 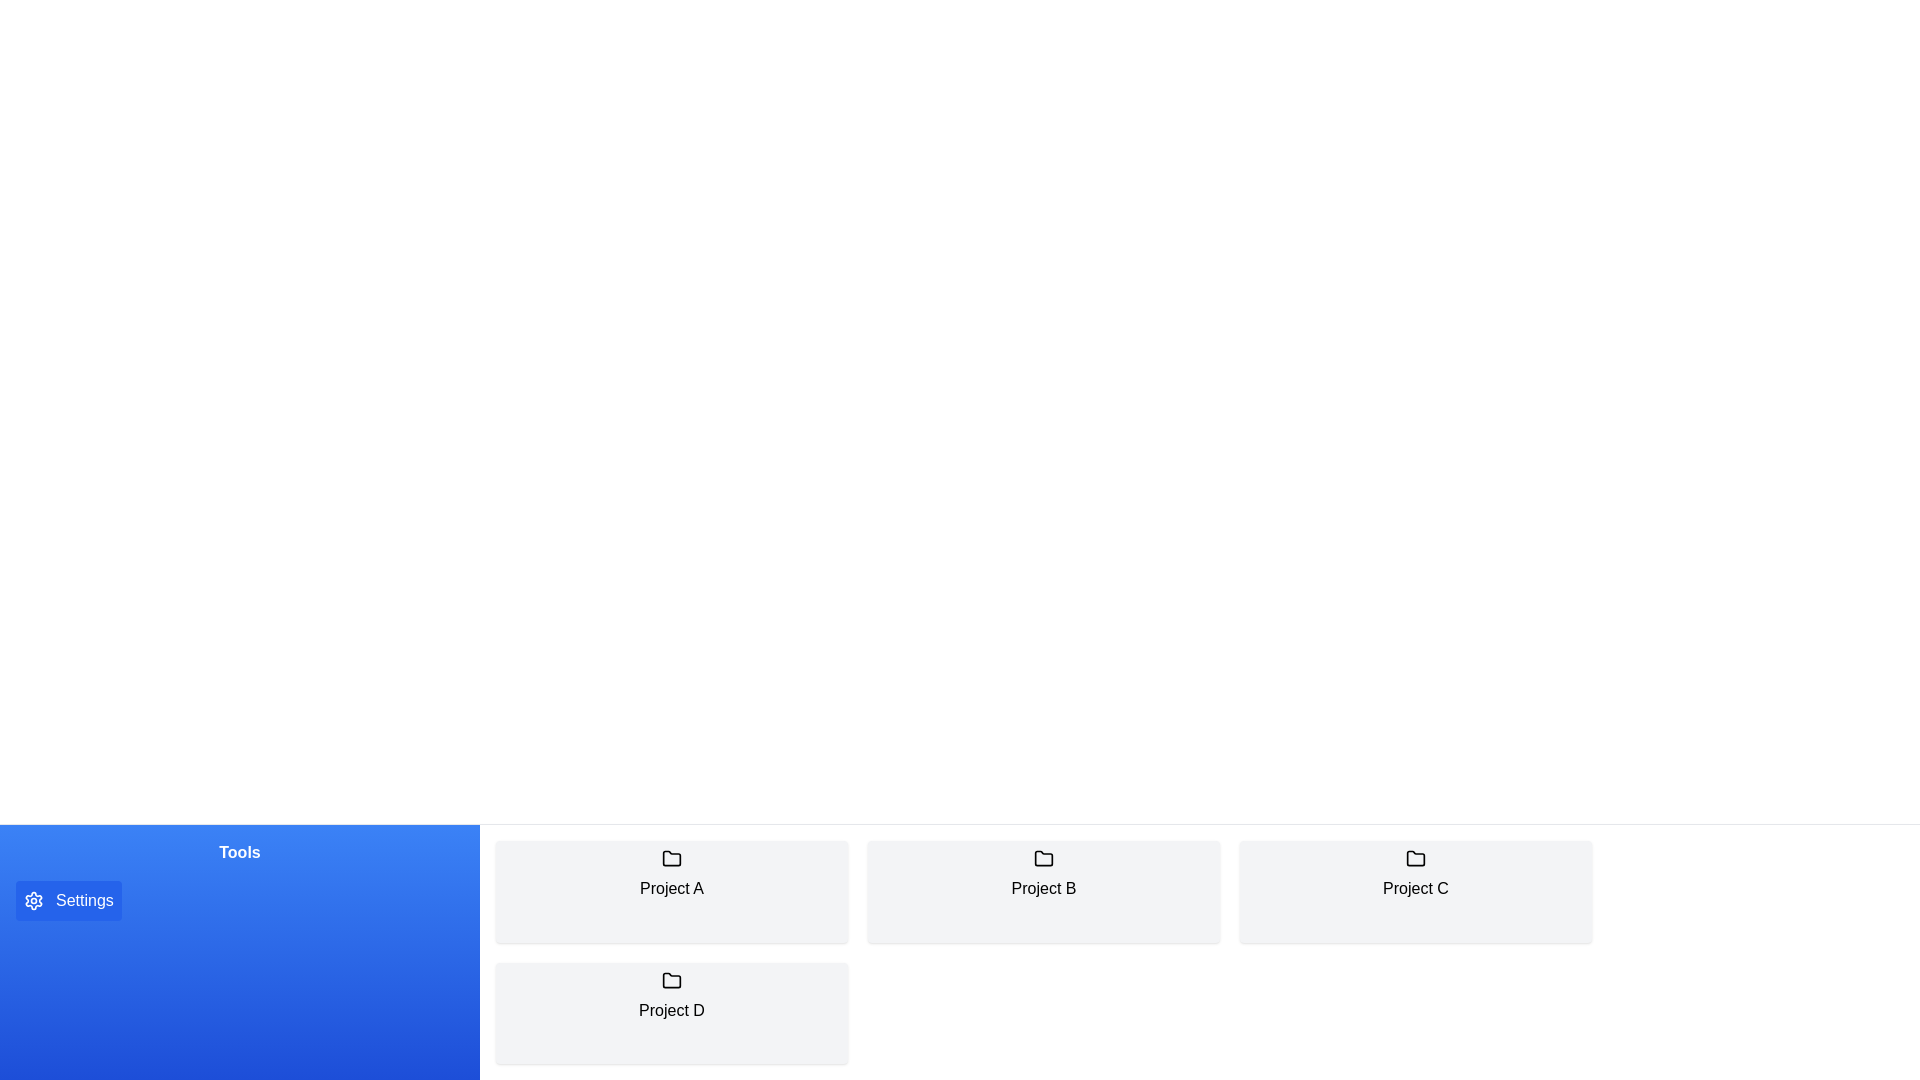 What do you see at coordinates (672, 858) in the screenshot?
I see `the folder icon representing 'Project A' located at the top of the 'Project A' panel` at bounding box center [672, 858].